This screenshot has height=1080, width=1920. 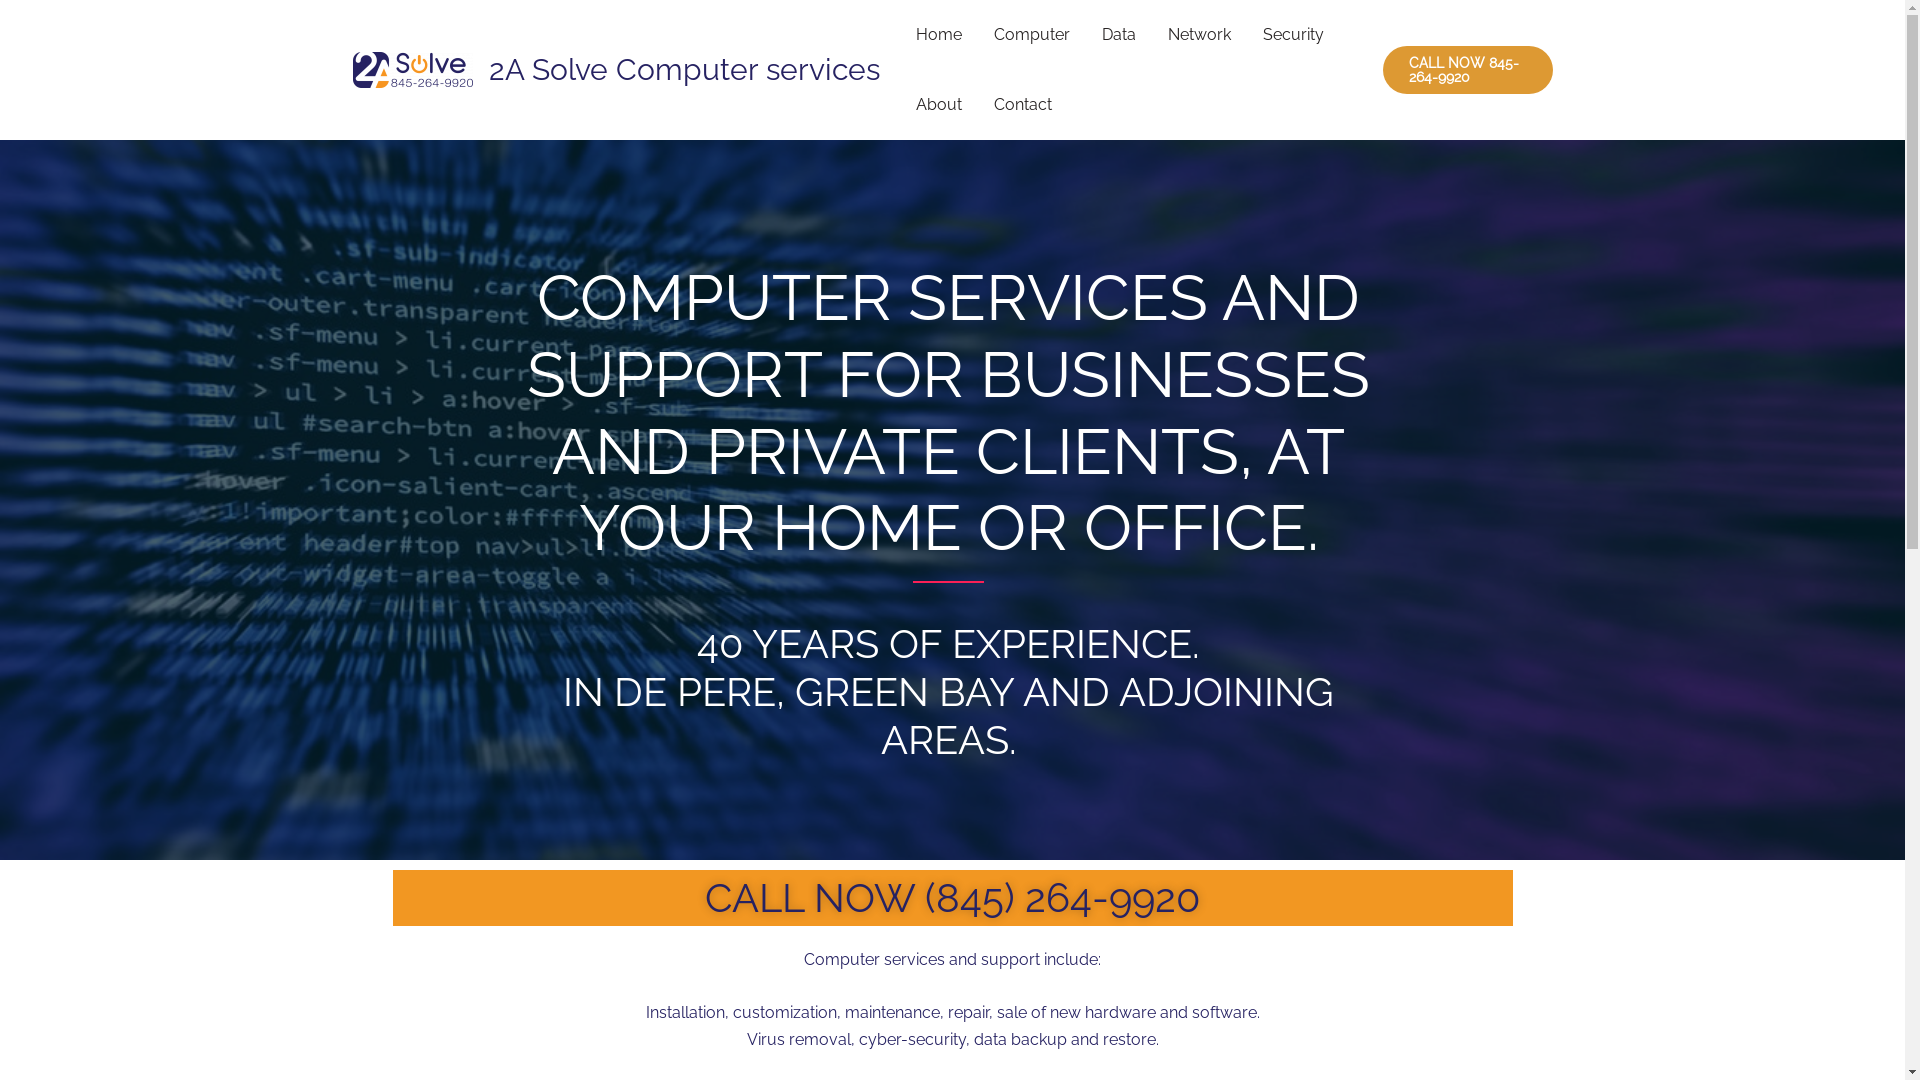 What do you see at coordinates (938, 34) in the screenshot?
I see `'Home'` at bounding box center [938, 34].